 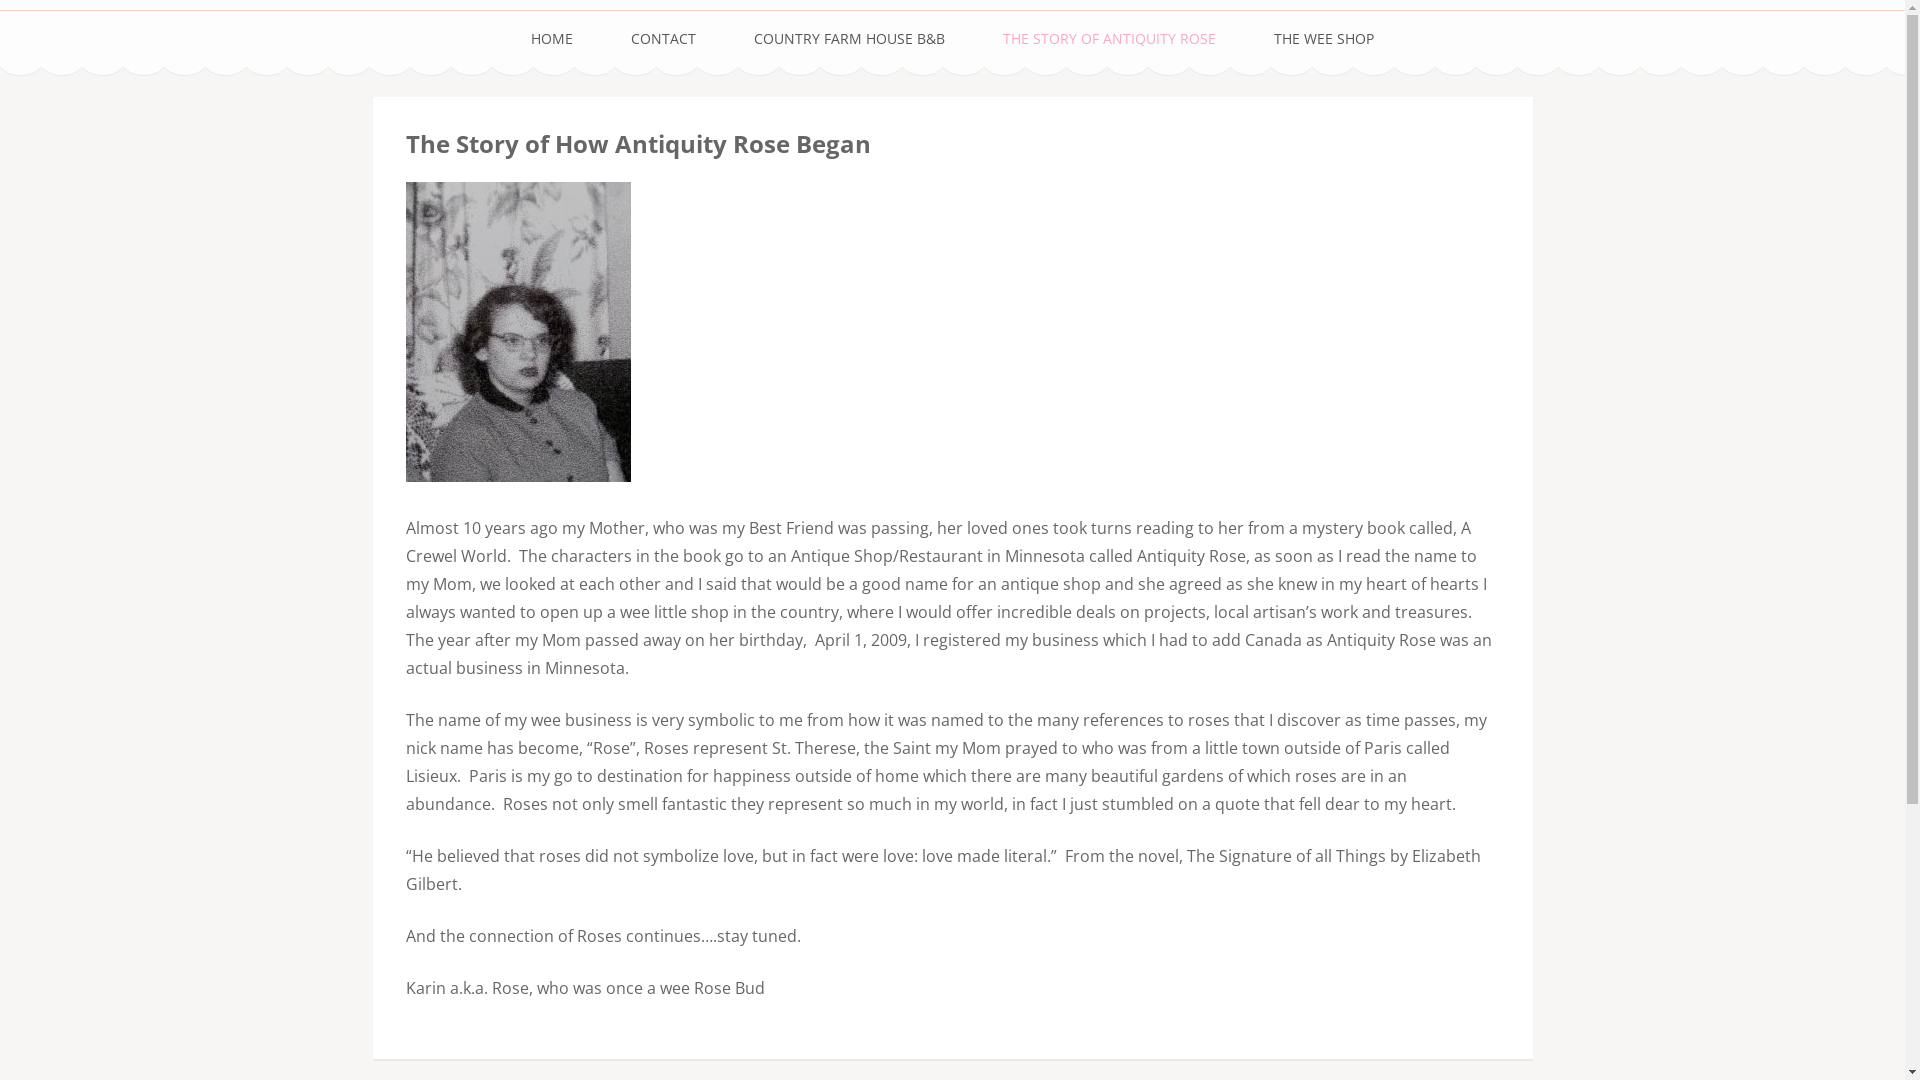 I want to click on 'THE WEE SHOP', so click(x=1324, y=38).